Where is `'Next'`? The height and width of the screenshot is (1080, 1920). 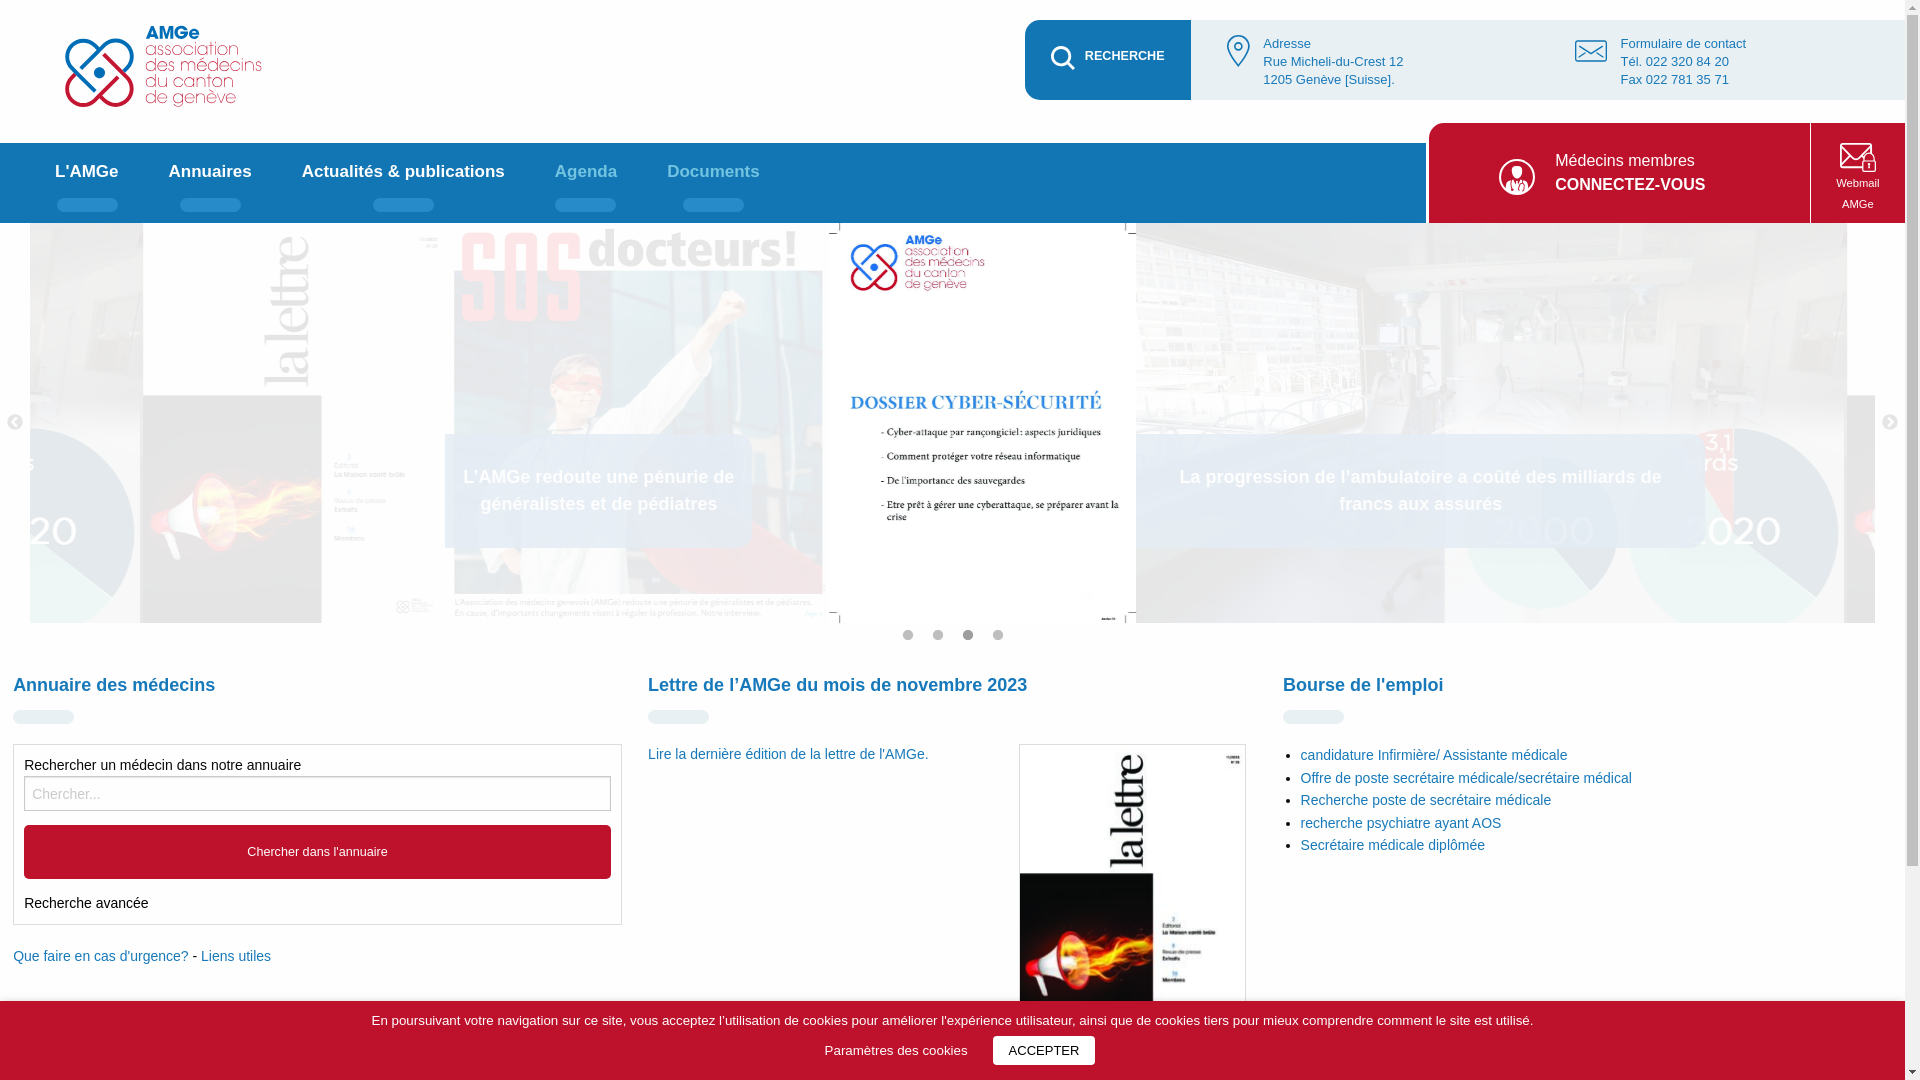 'Next' is located at coordinates (1889, 422).